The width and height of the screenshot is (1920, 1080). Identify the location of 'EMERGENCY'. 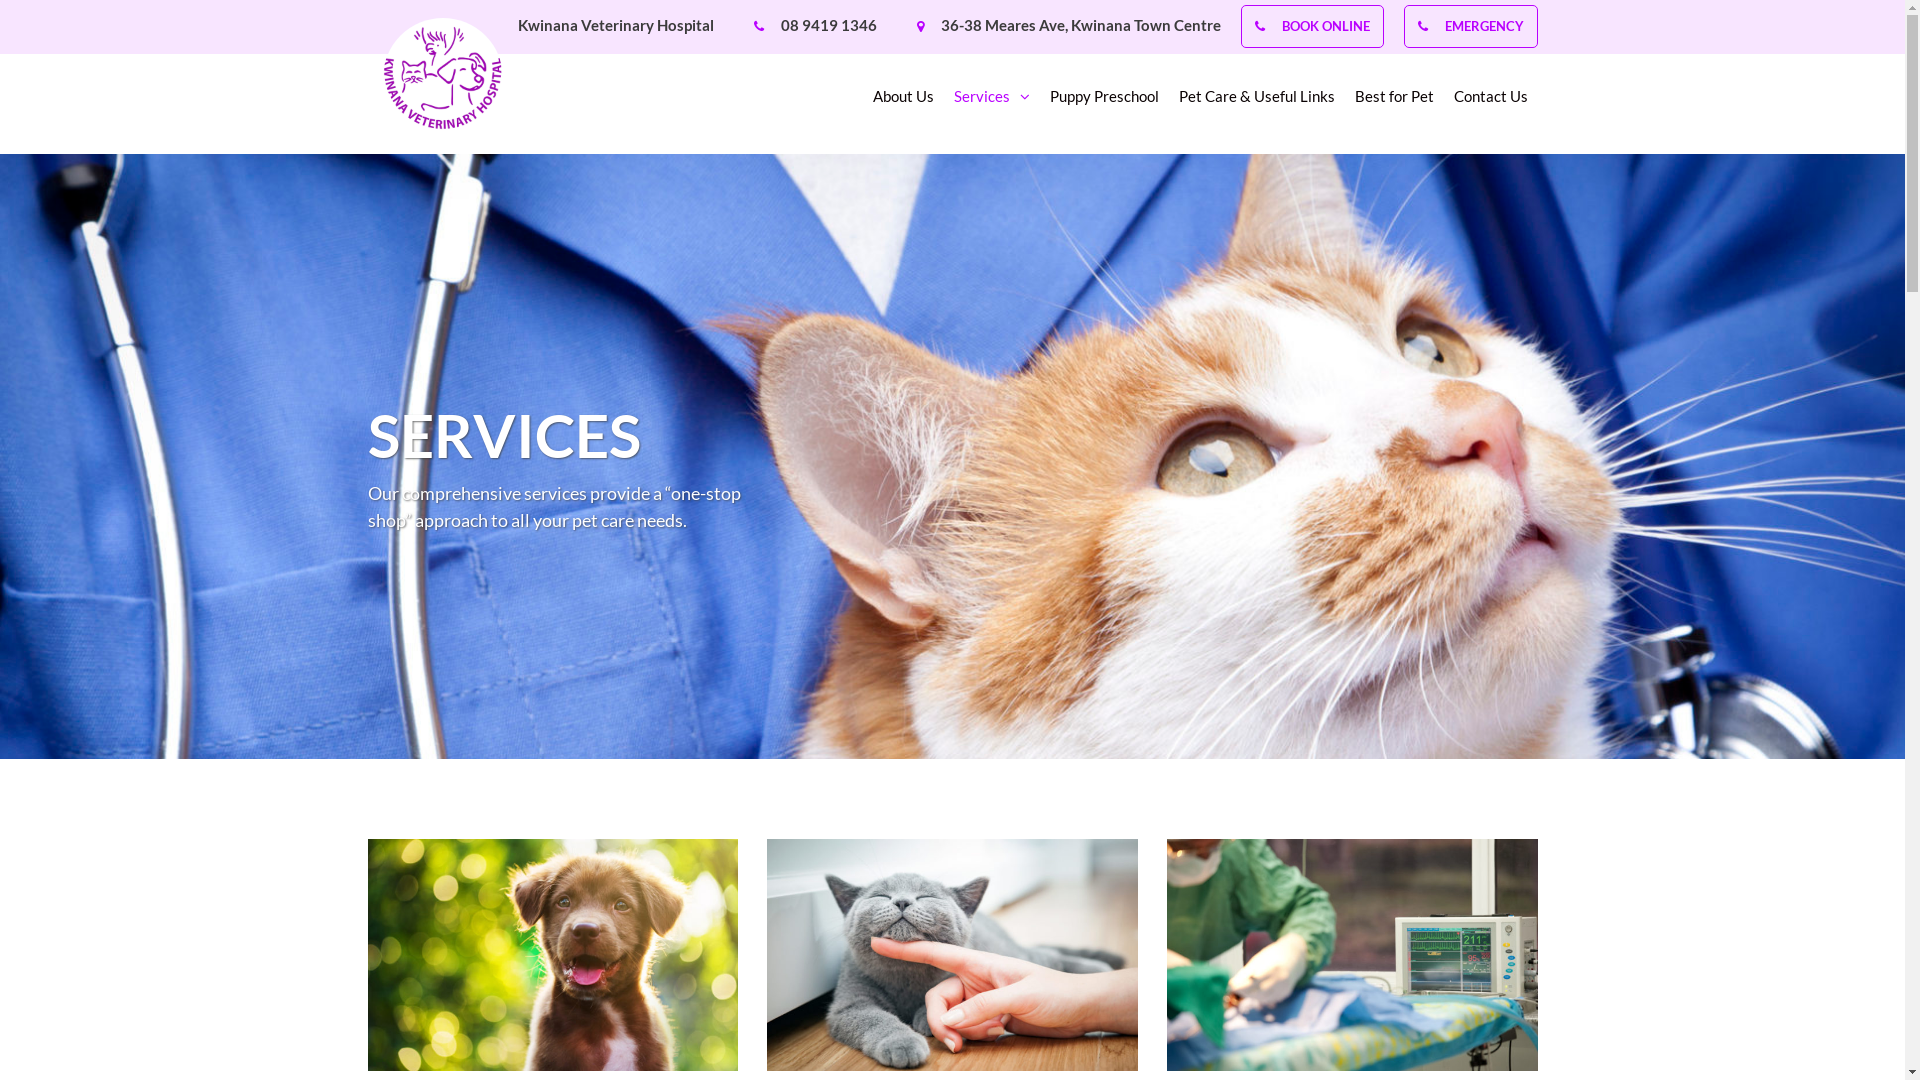
(1483, 26).